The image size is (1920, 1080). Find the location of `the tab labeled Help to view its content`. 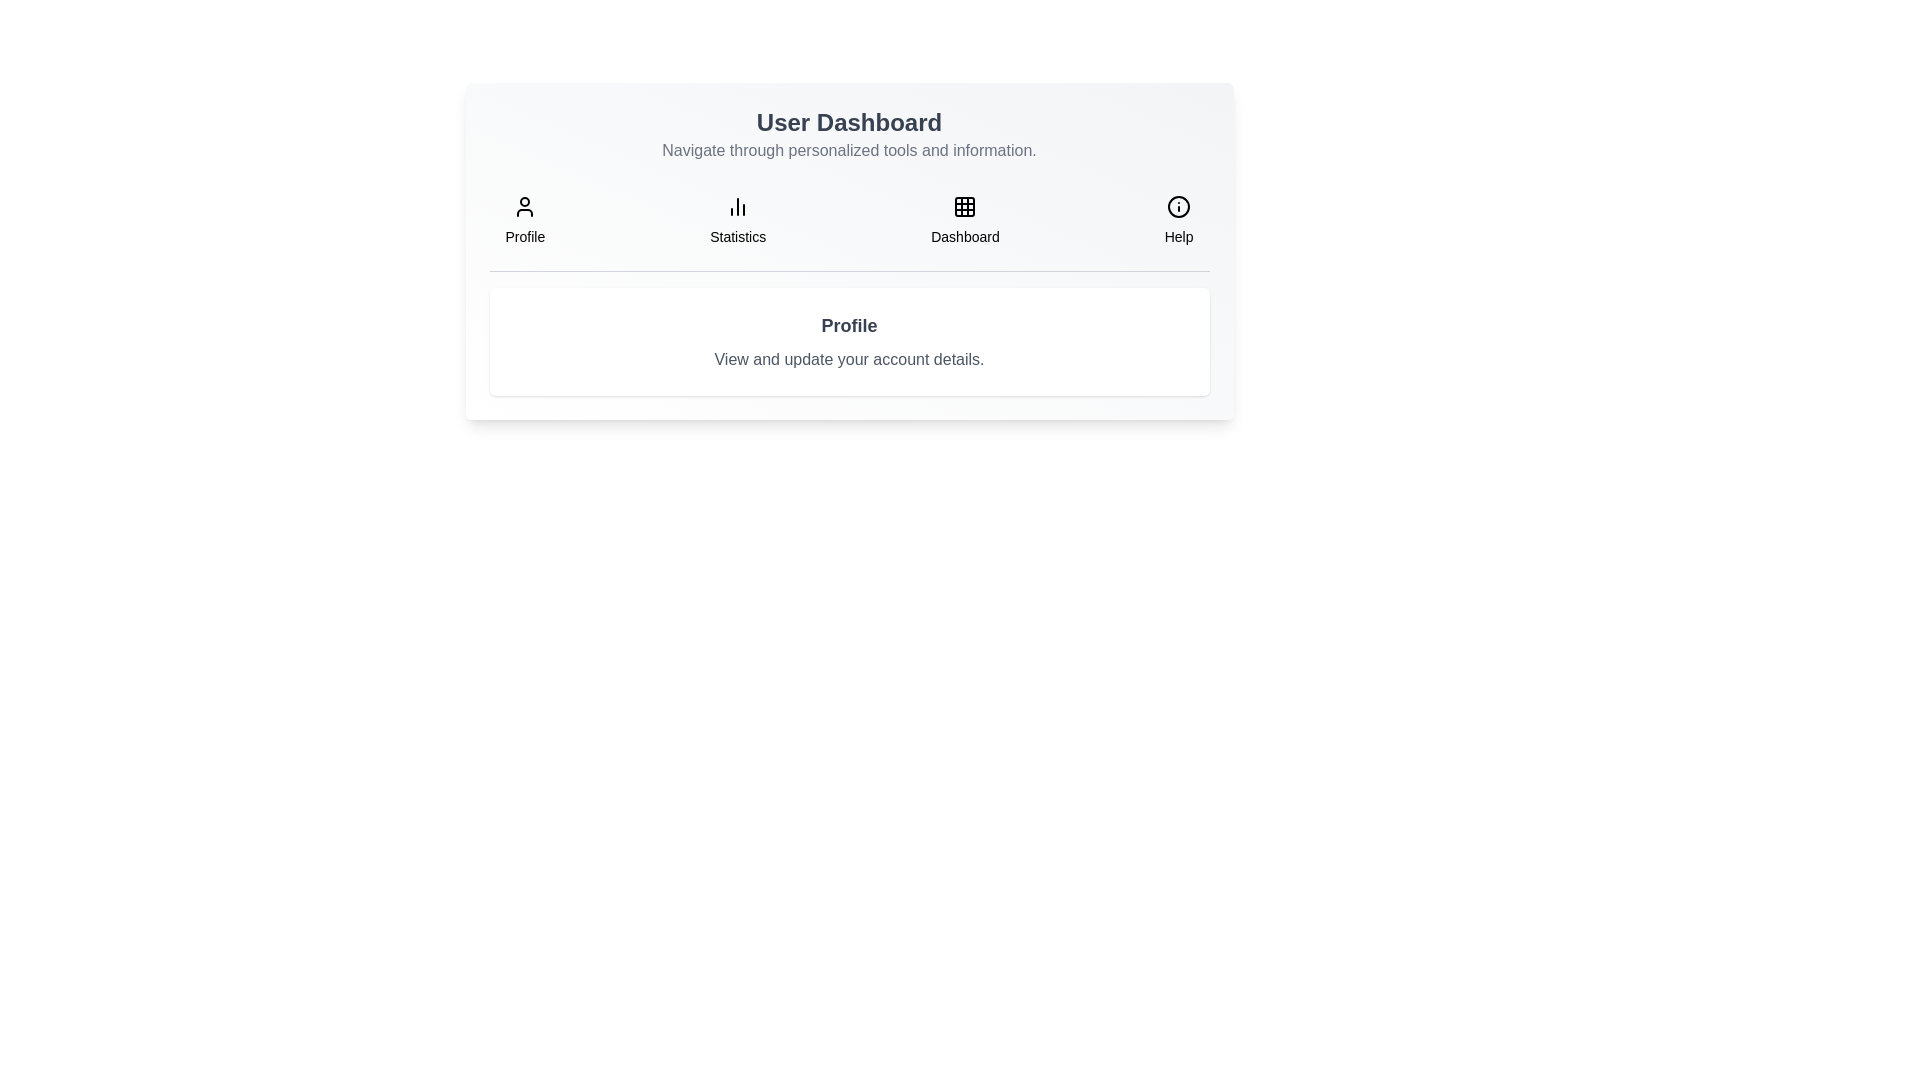

the tab labeled Help to view its content is located at coordinates (1179, 220).